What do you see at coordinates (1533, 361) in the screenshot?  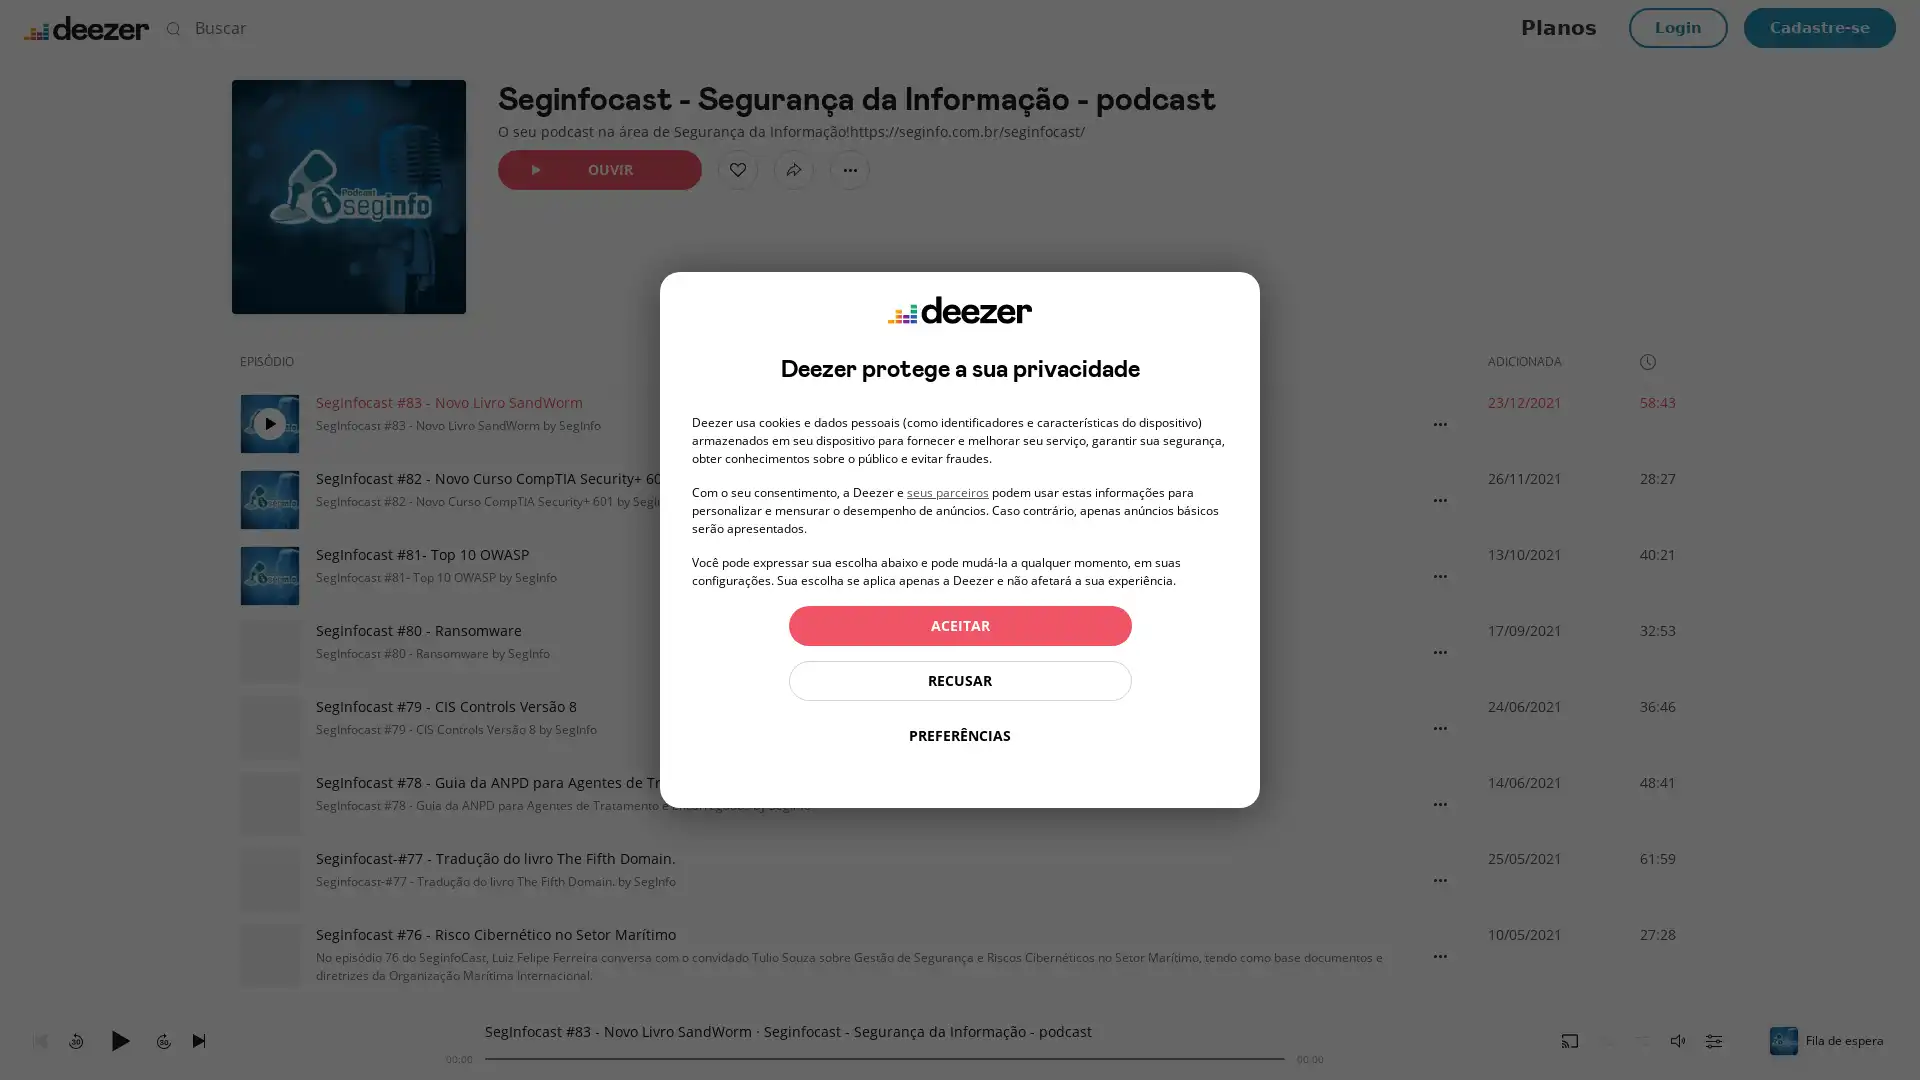 I see `ADICIONADA` at bounding box center [1533, 361].